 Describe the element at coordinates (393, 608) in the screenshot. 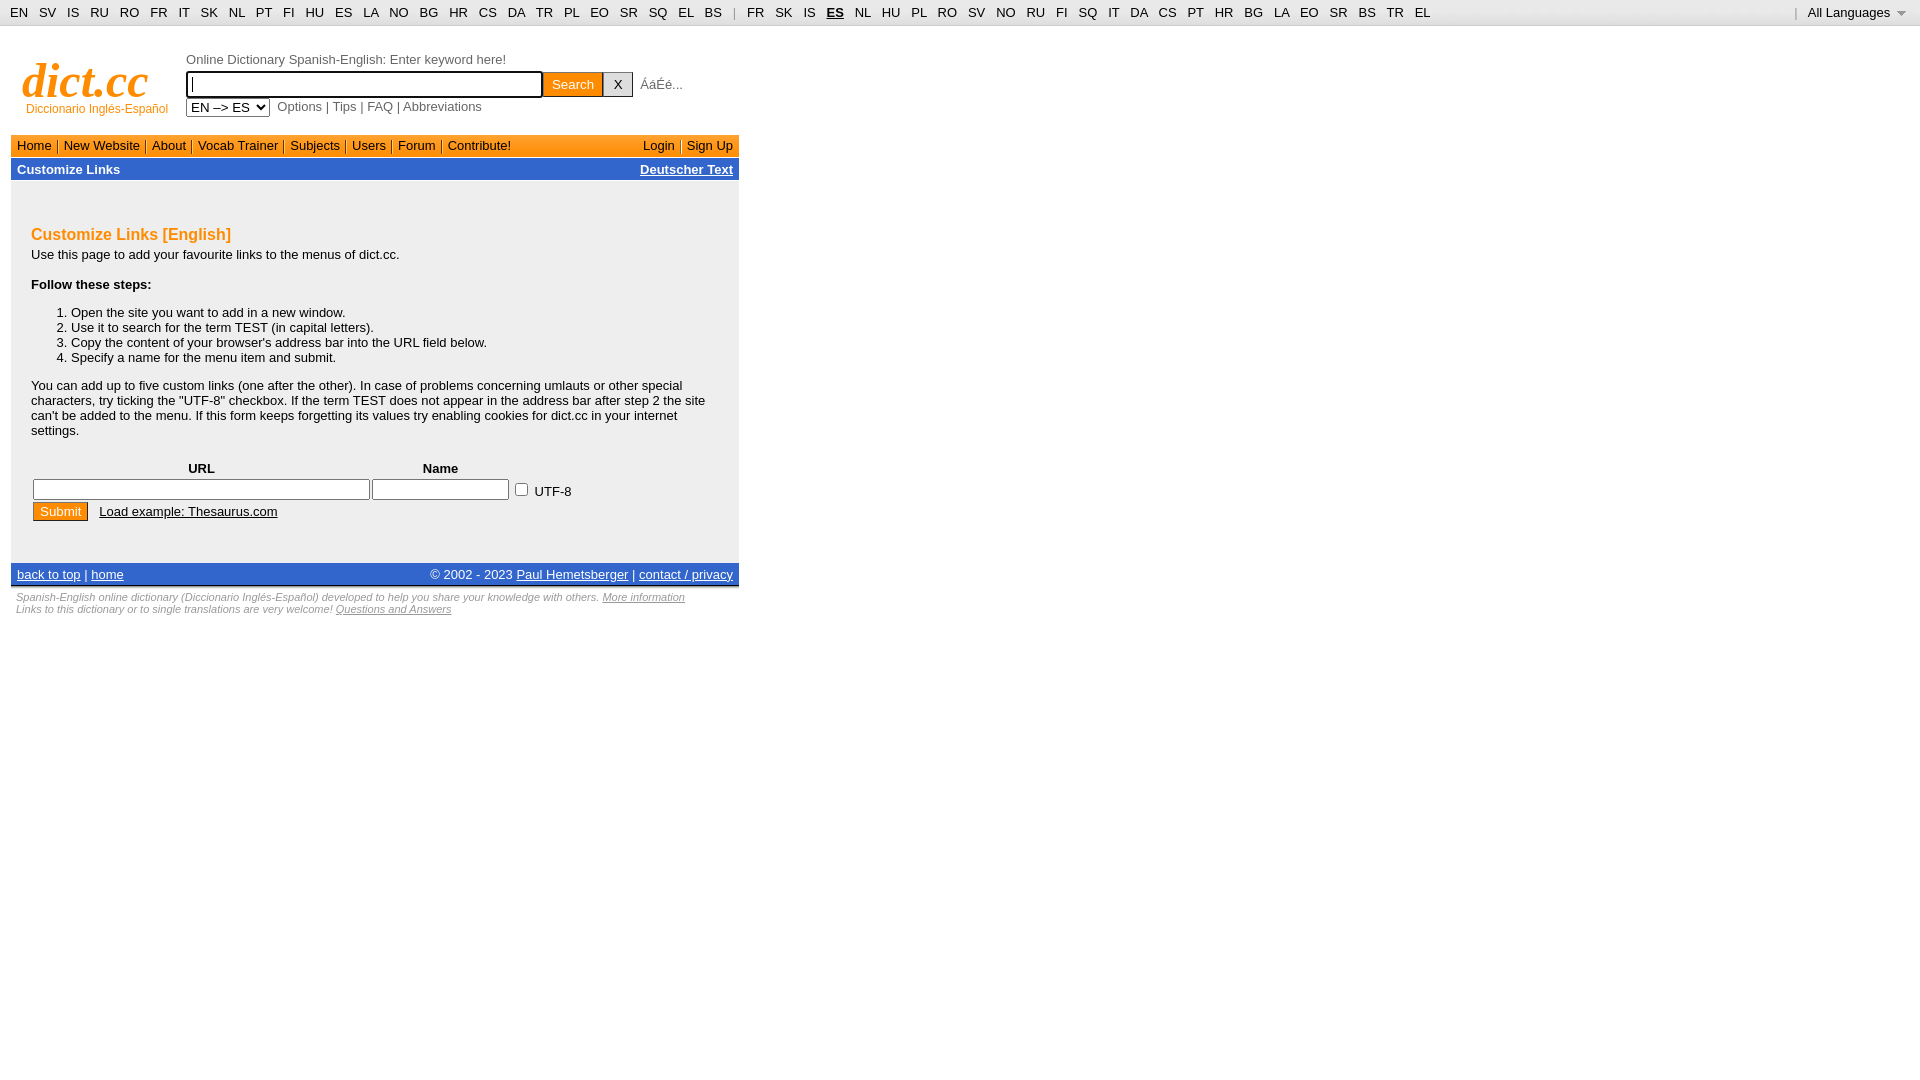

I see `'Questions and Answers'` at that location.